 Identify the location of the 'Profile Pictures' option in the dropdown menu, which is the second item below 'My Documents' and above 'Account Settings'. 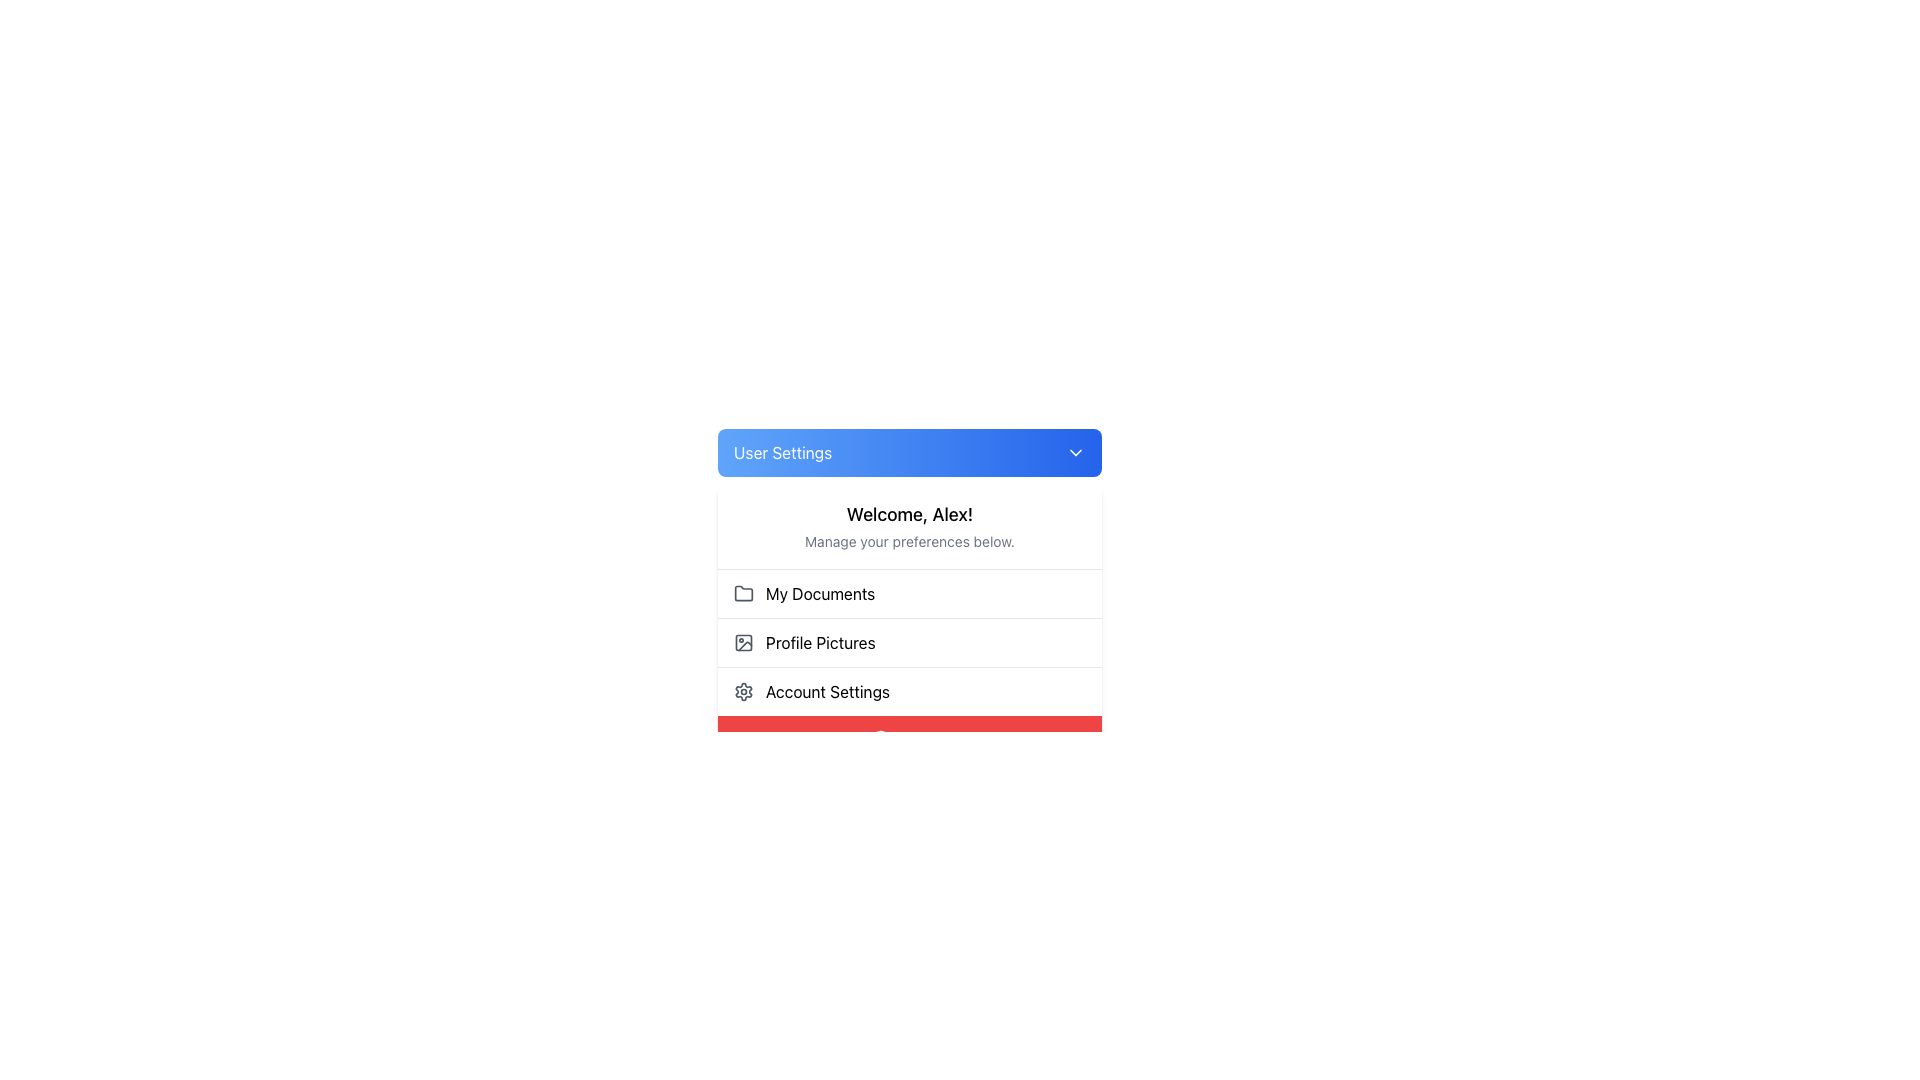
(909, 623).